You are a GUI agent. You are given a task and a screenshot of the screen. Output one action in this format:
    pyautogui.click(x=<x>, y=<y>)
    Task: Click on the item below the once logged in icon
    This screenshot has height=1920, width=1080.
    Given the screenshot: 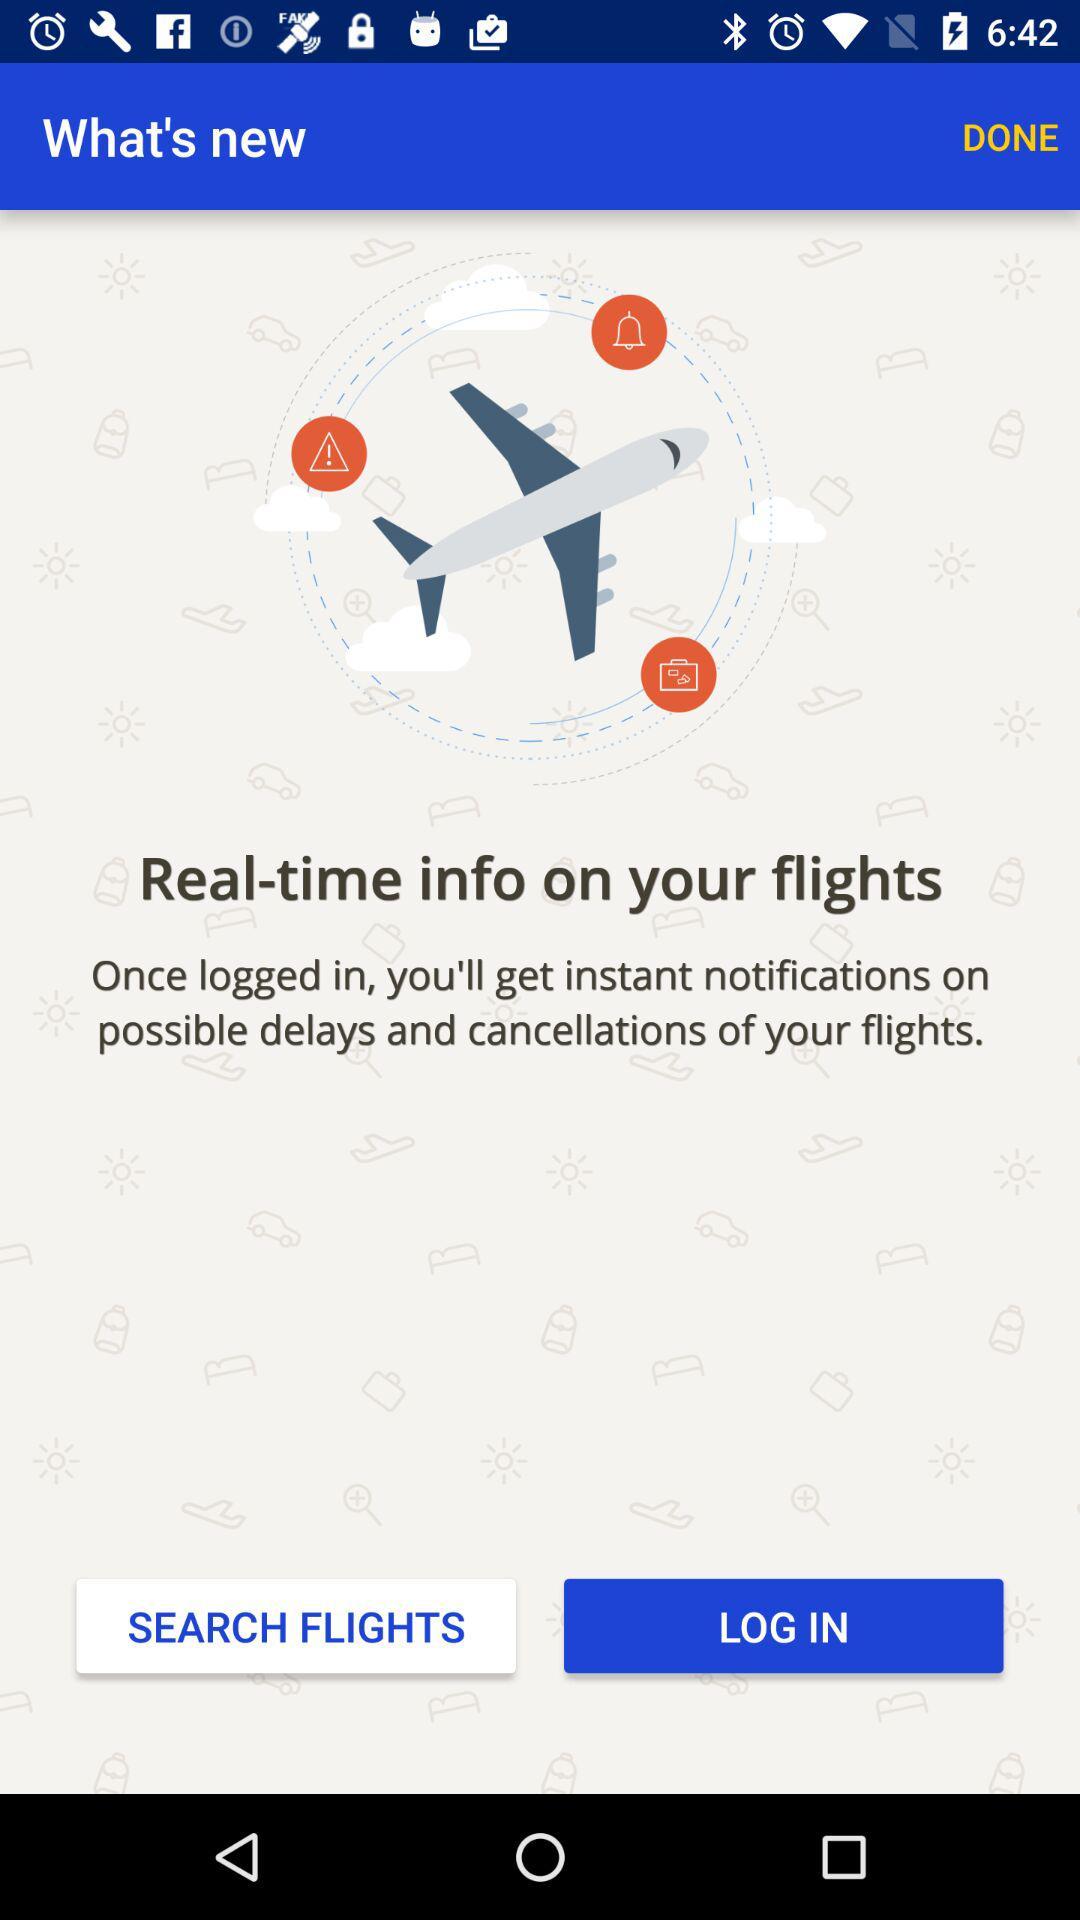 What is the action you would take?
    pyautogui.click(x=782, y=1626)
    